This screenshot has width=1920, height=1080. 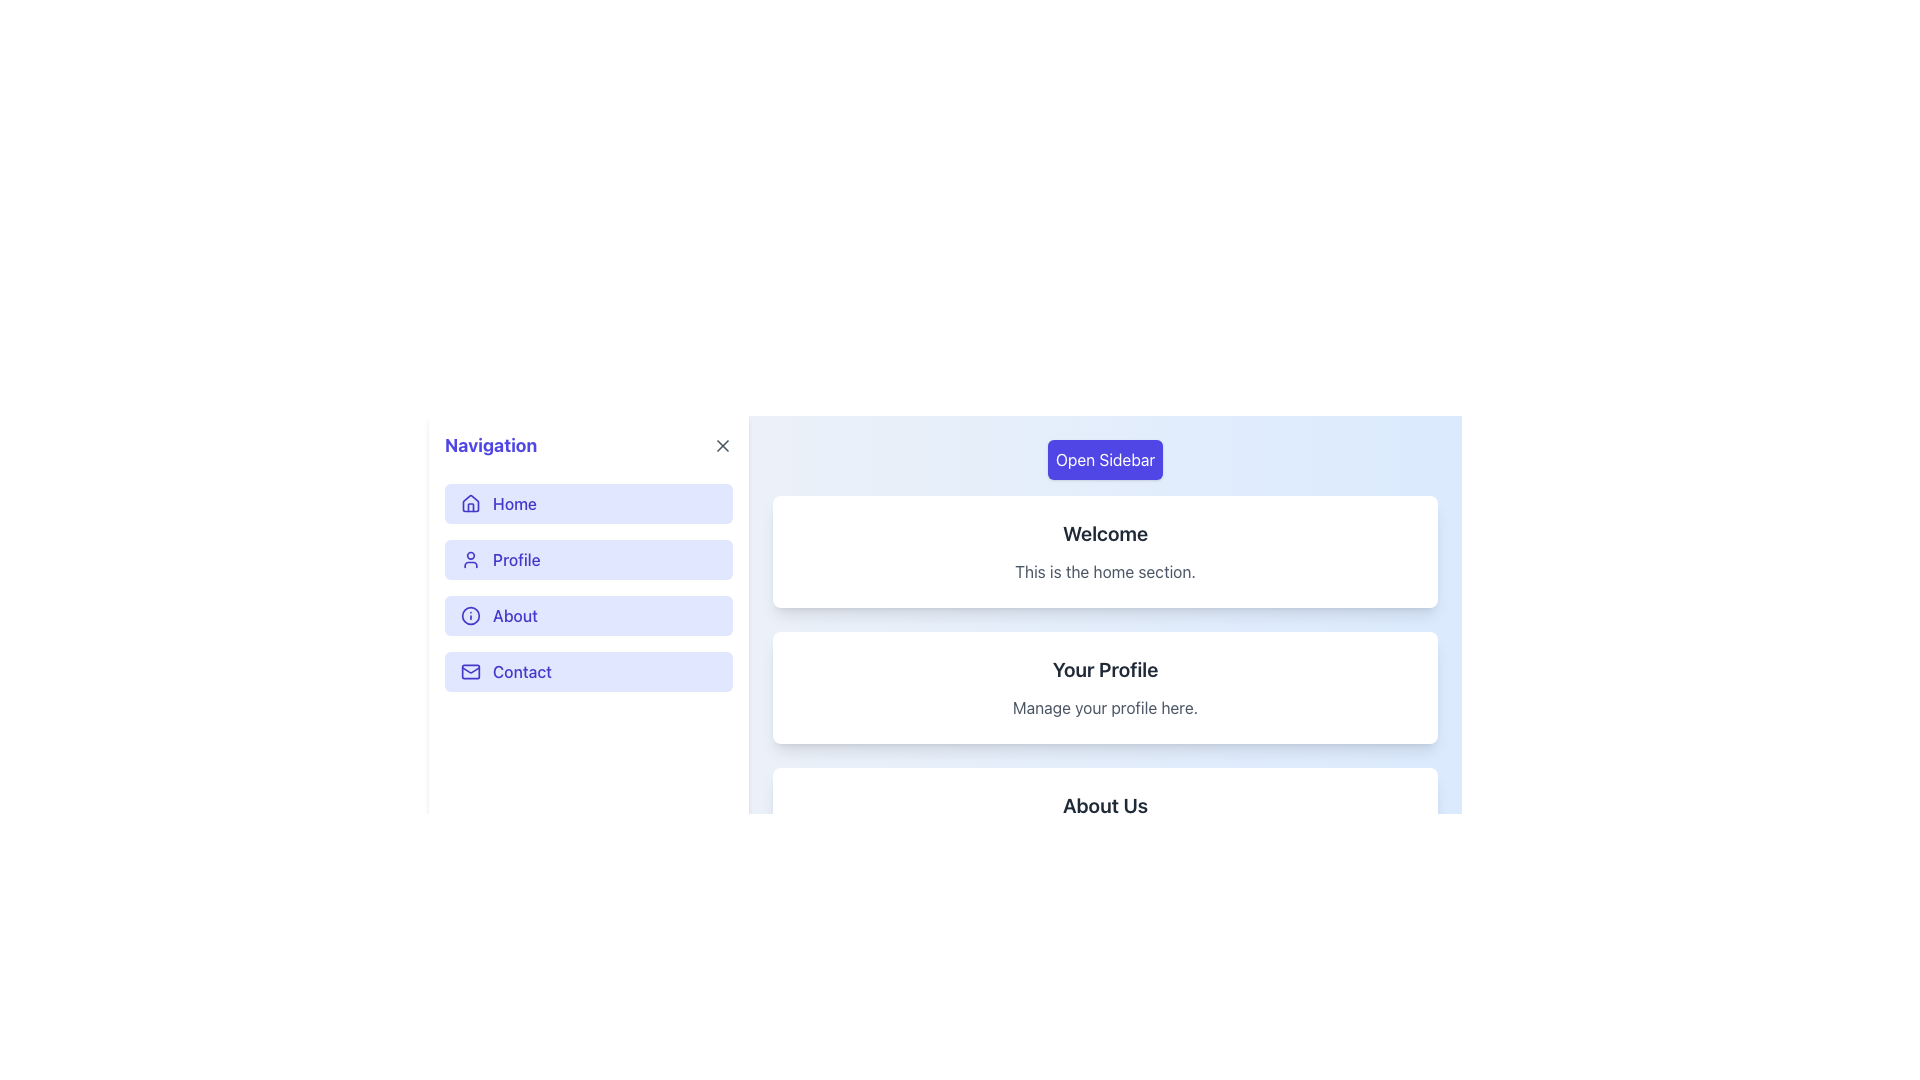 What do you see at coordinates (469, 503) in the screenshot?
I see `the small house icon with a blue outline located in the navigation sidebar` at bounding box center [469, 503].